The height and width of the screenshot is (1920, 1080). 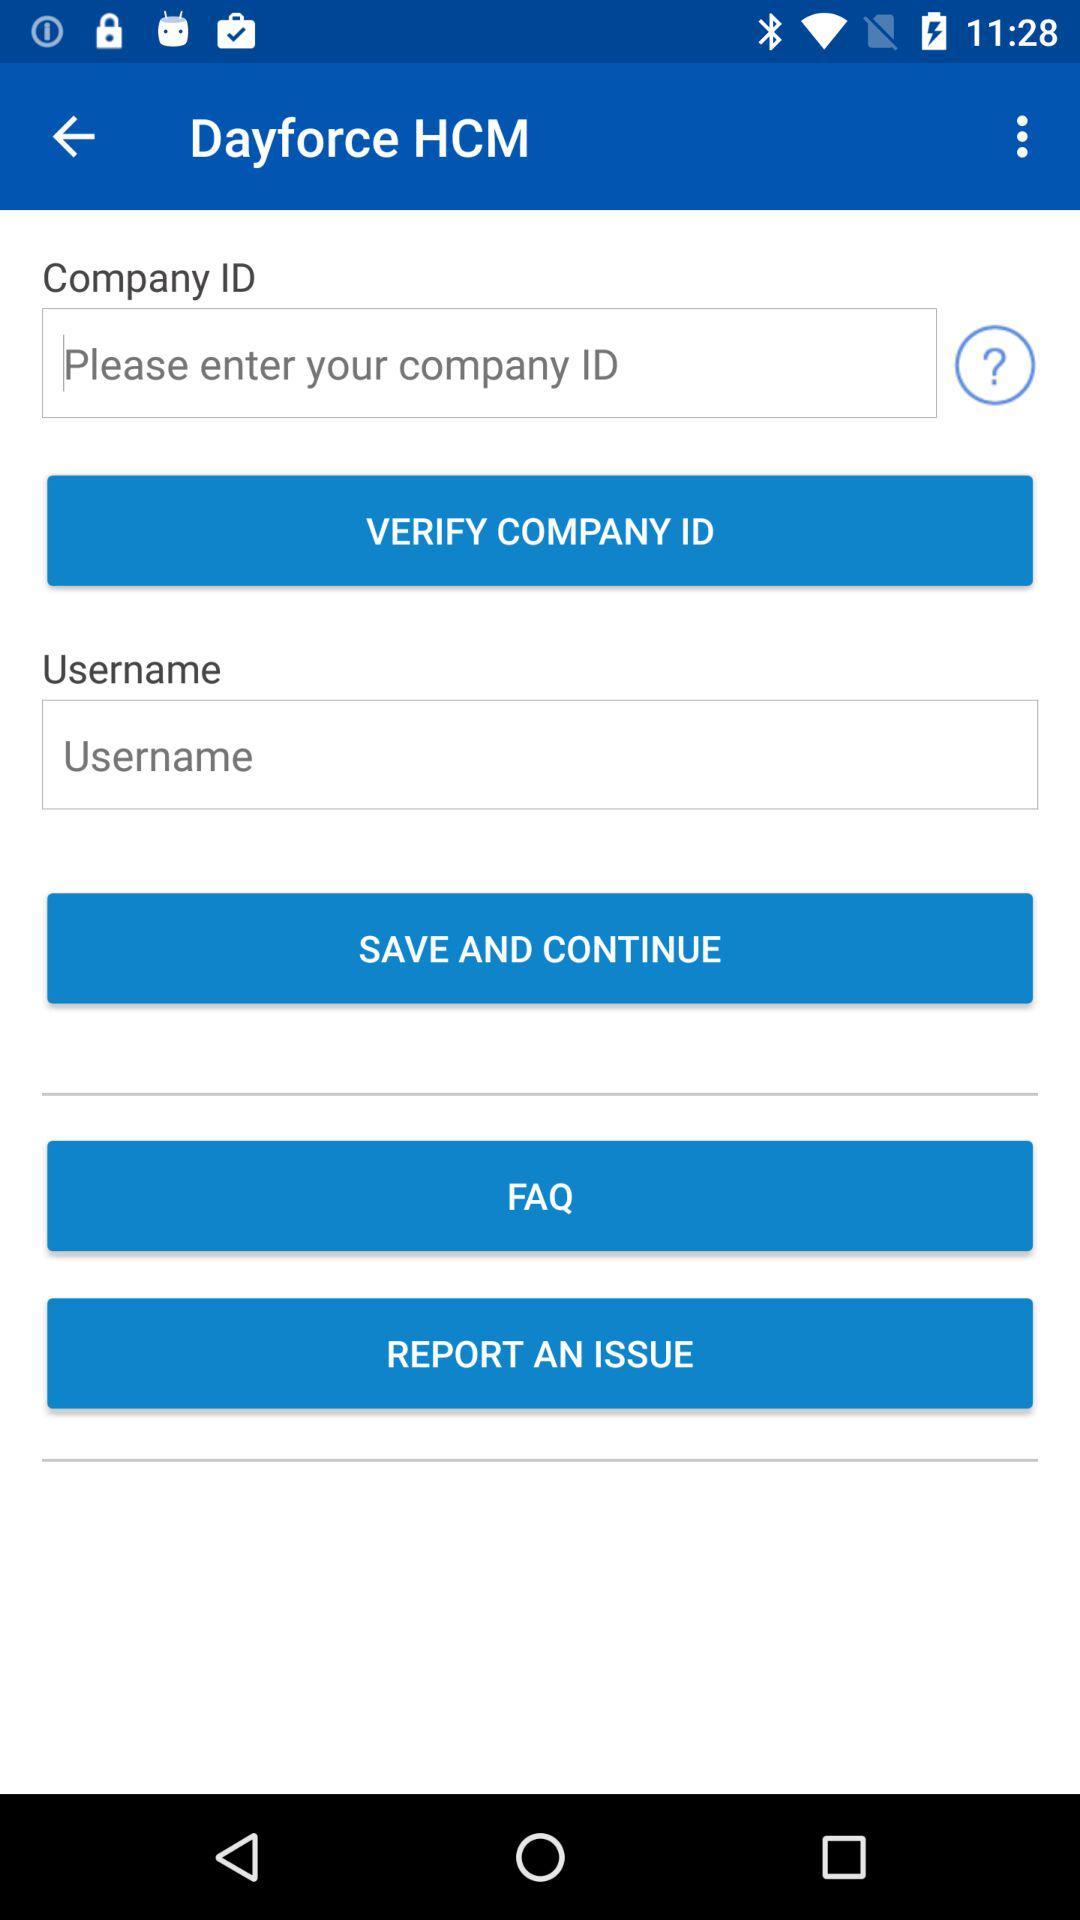 What do you see at coordinates (1027, 135) in the screenshot?
I see `item above the company id icon` at bounding box center [1027, 135].